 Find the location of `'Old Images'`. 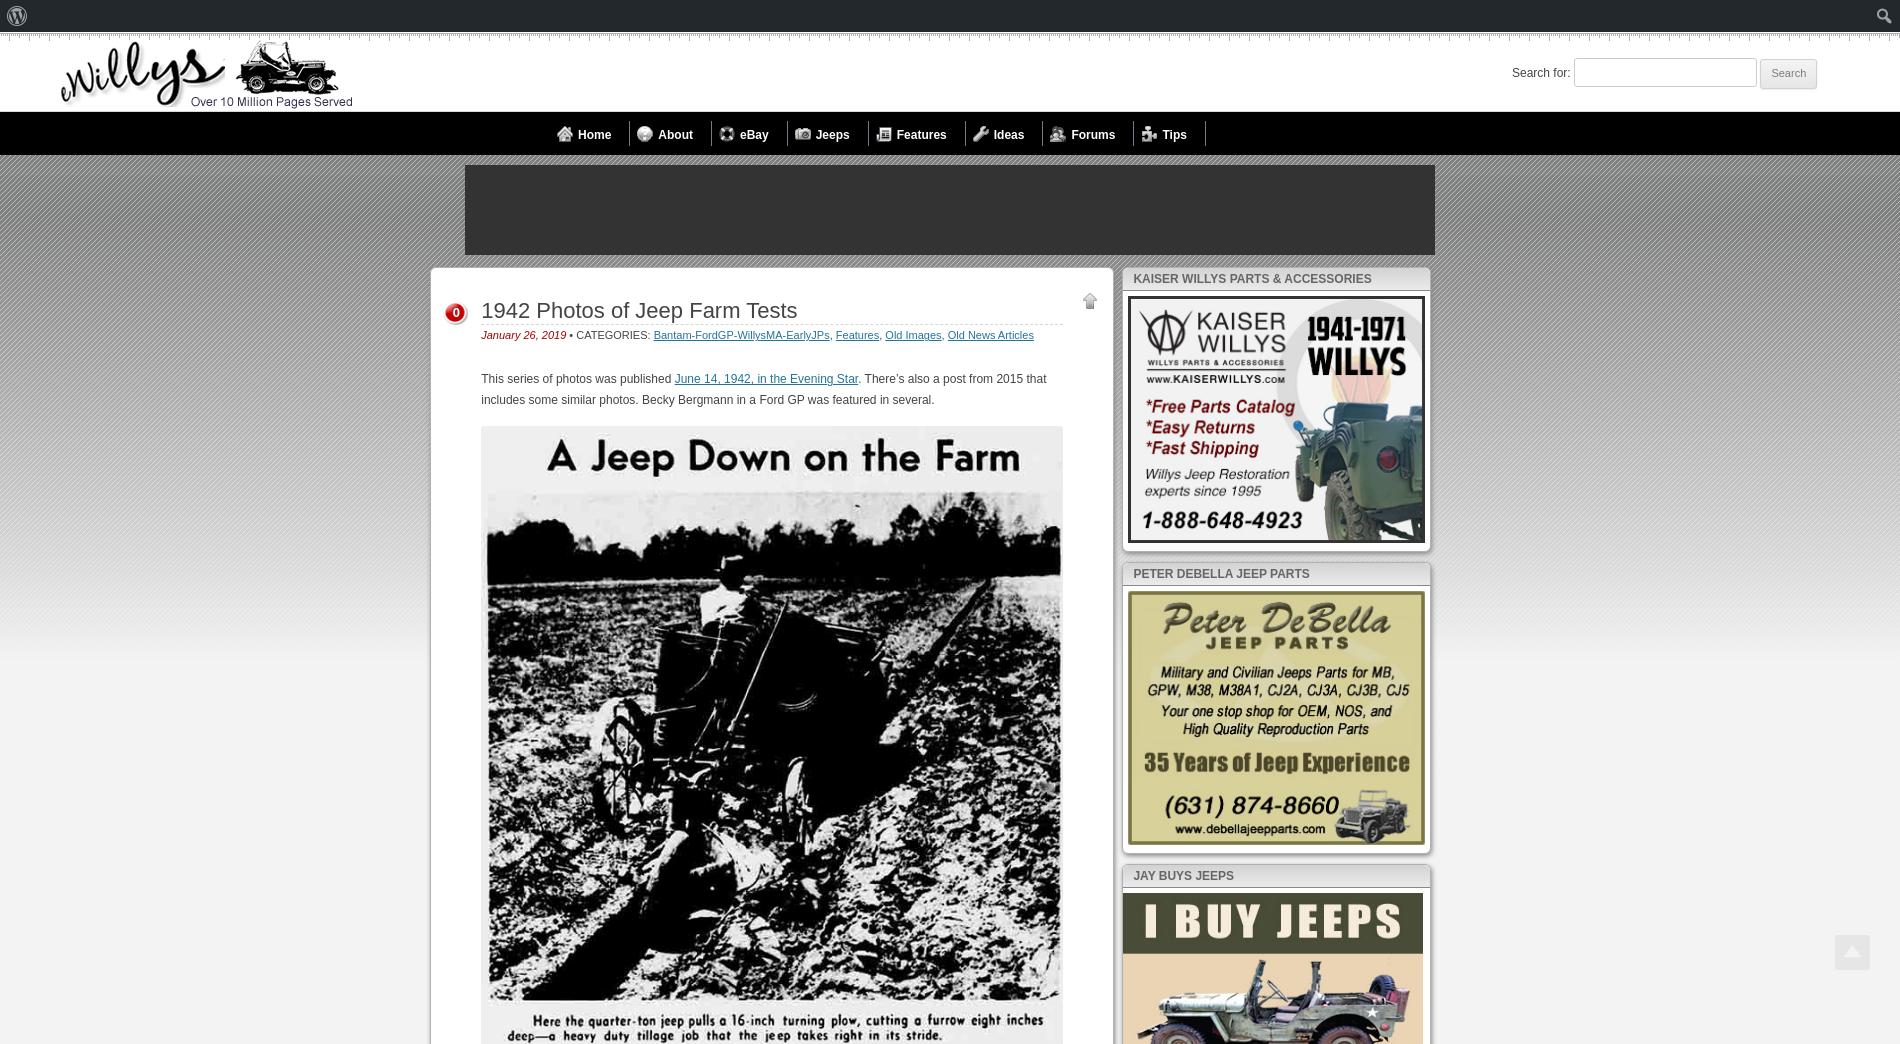

'Old Images' is located at coordinates (911, 335).